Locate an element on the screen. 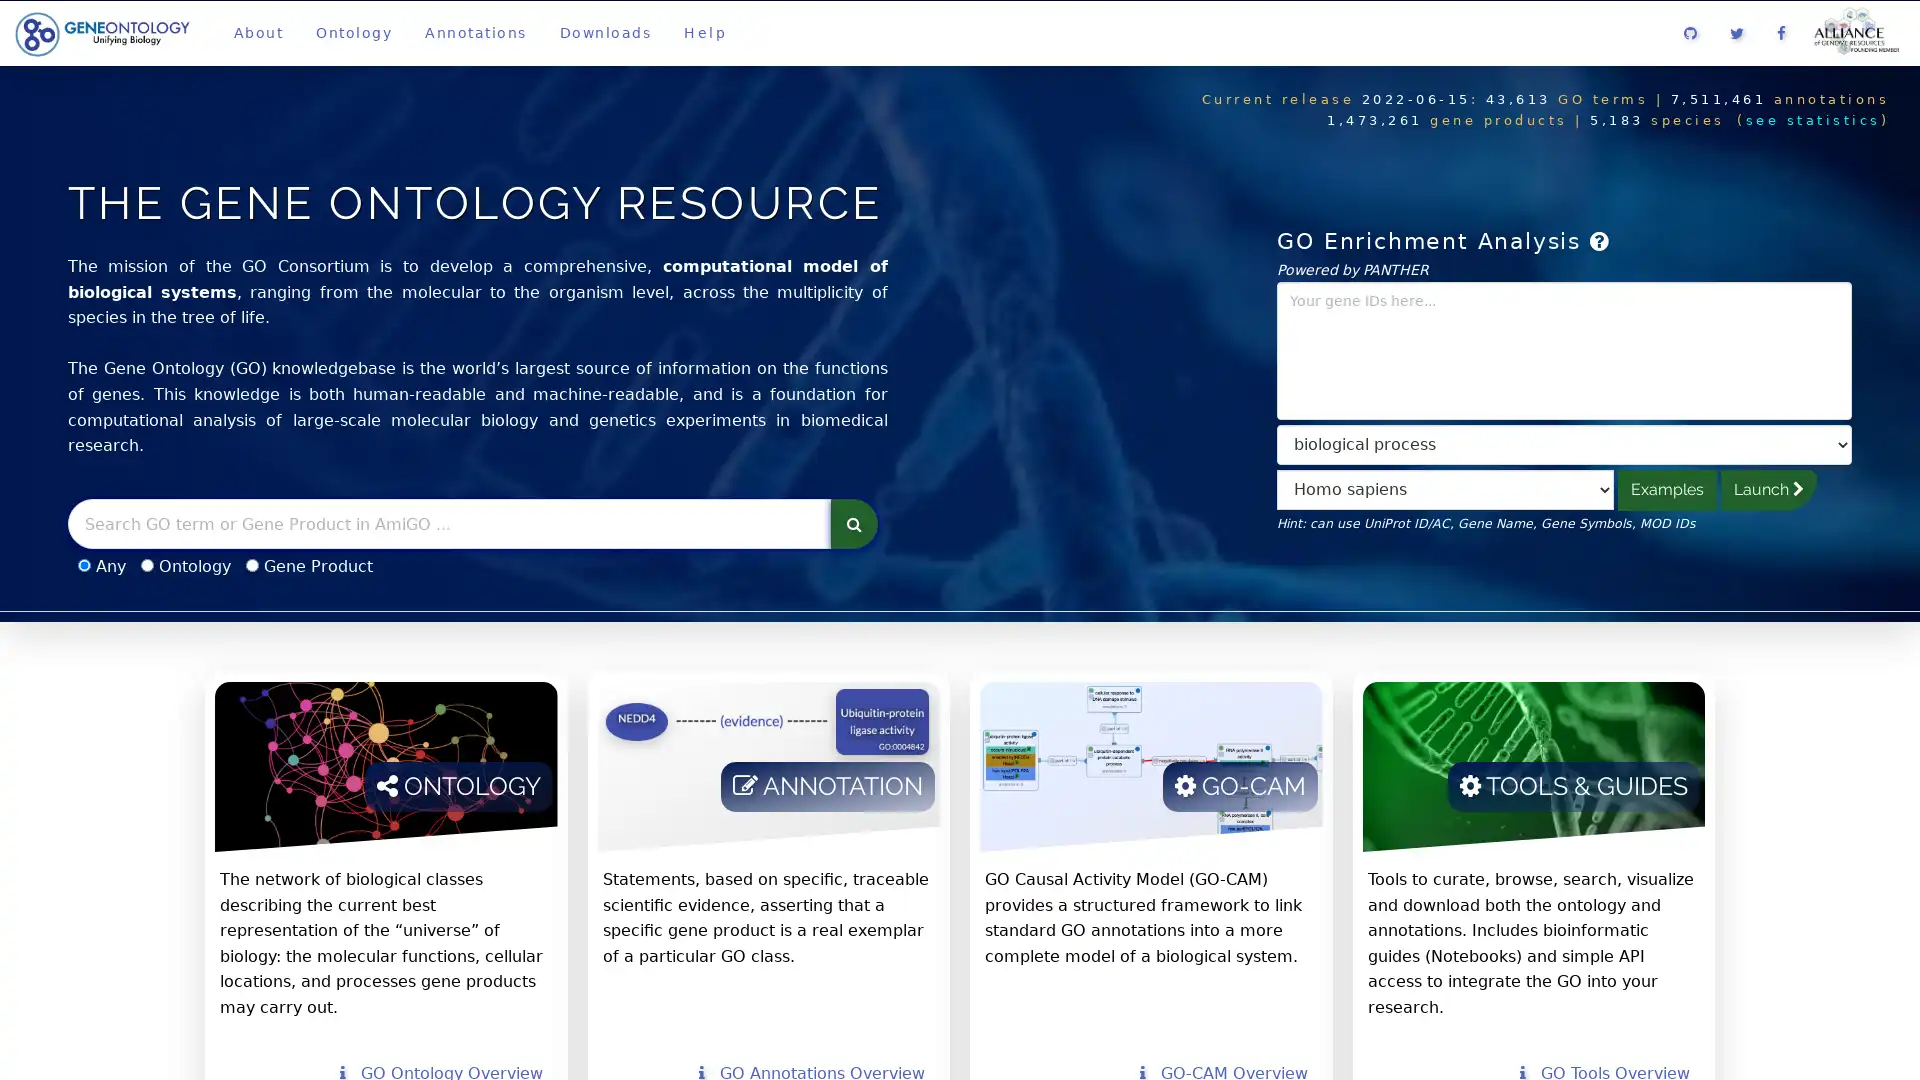 The height and width of the screenshot is (1080, 1920). Launch is located at coordinates (1769, 489).